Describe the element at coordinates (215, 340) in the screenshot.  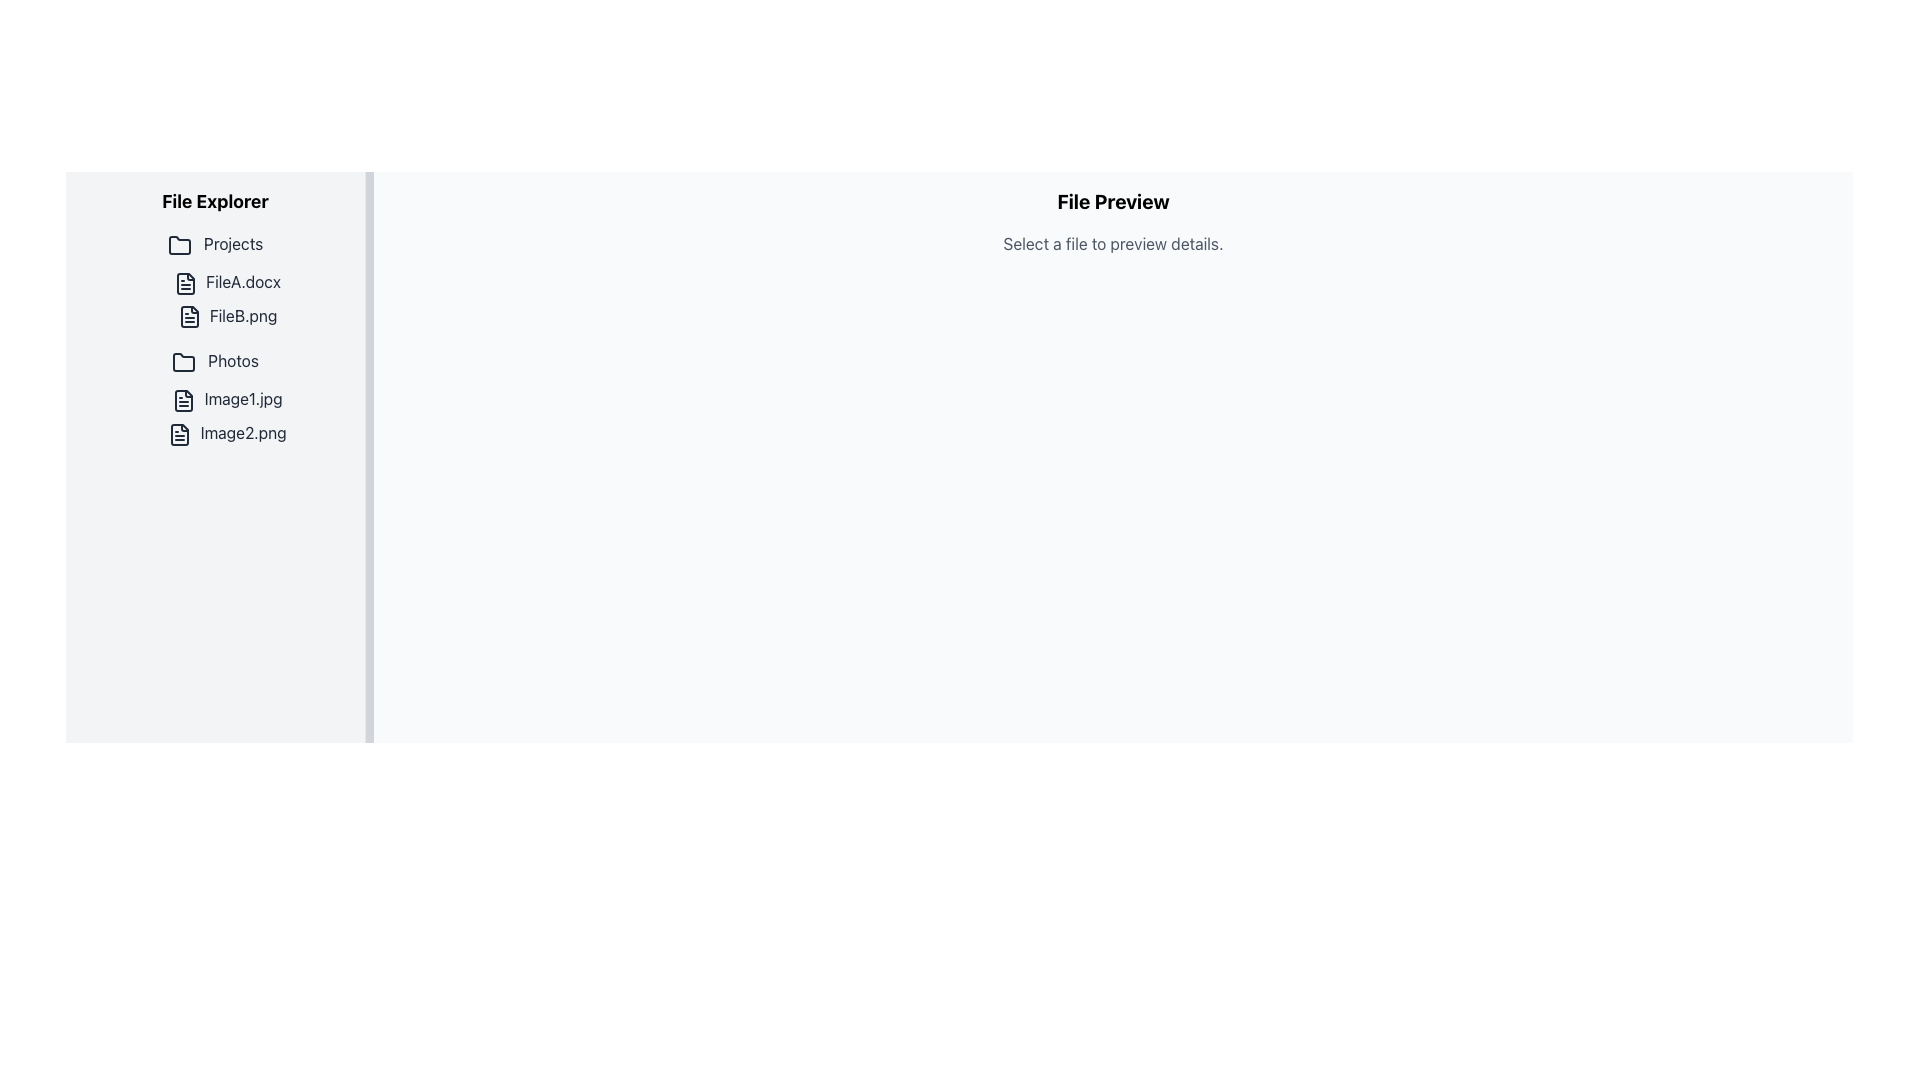
I see `an individual file within the 'Projects' directory in the File Explorer section` at that location.